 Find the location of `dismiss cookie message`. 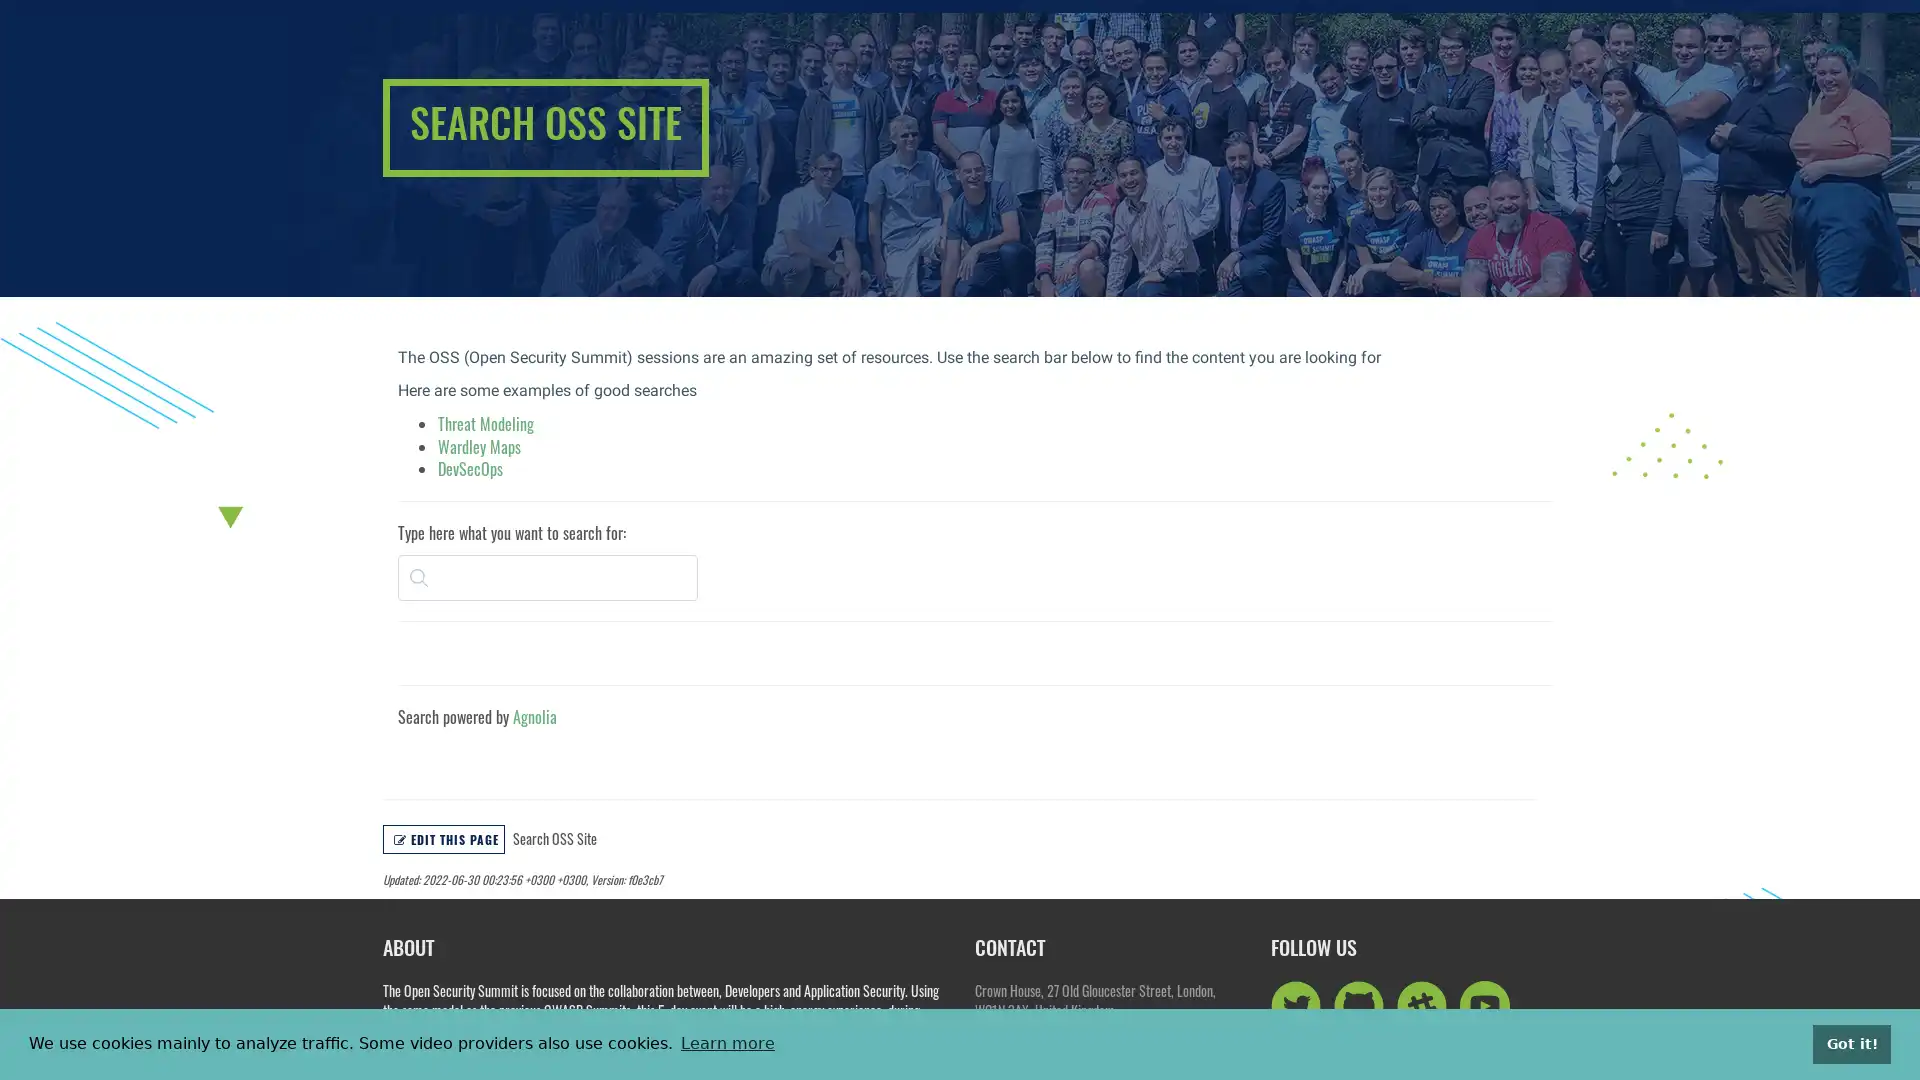

dismiss cookie message is located at coordinates (1851, 1043).